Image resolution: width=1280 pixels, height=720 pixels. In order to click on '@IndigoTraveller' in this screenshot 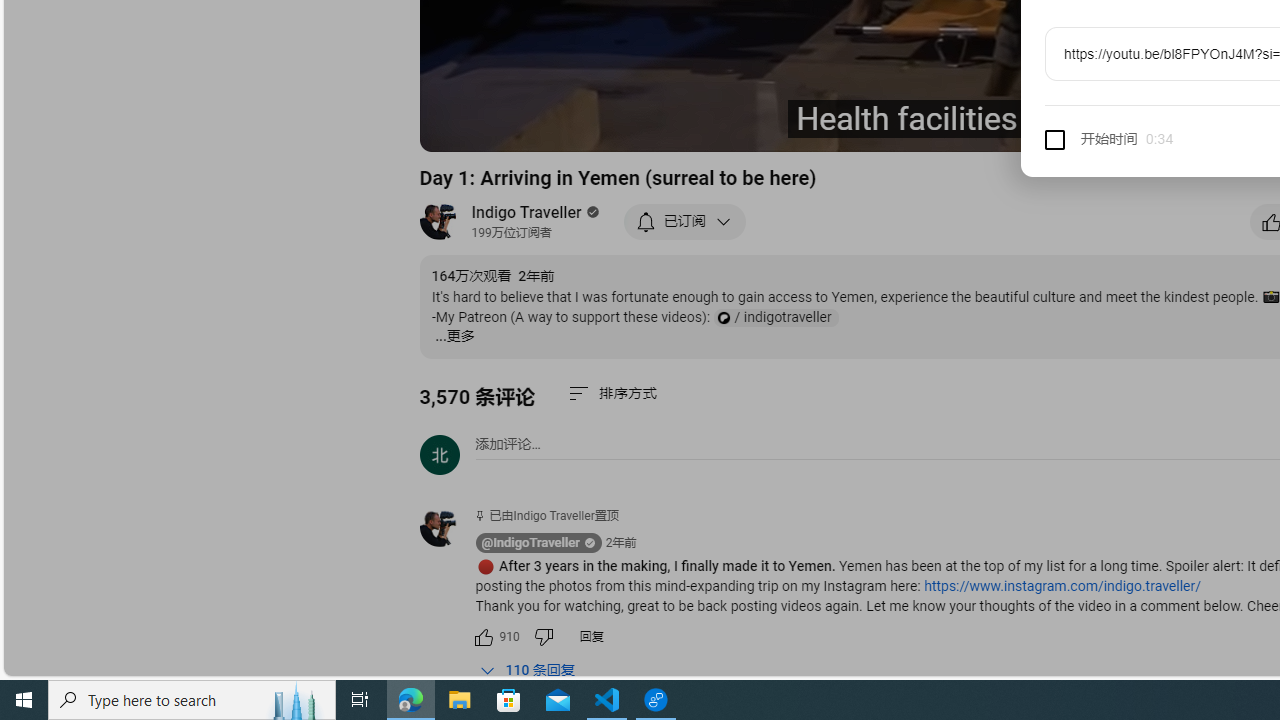, I will do `click(530, 543)`.